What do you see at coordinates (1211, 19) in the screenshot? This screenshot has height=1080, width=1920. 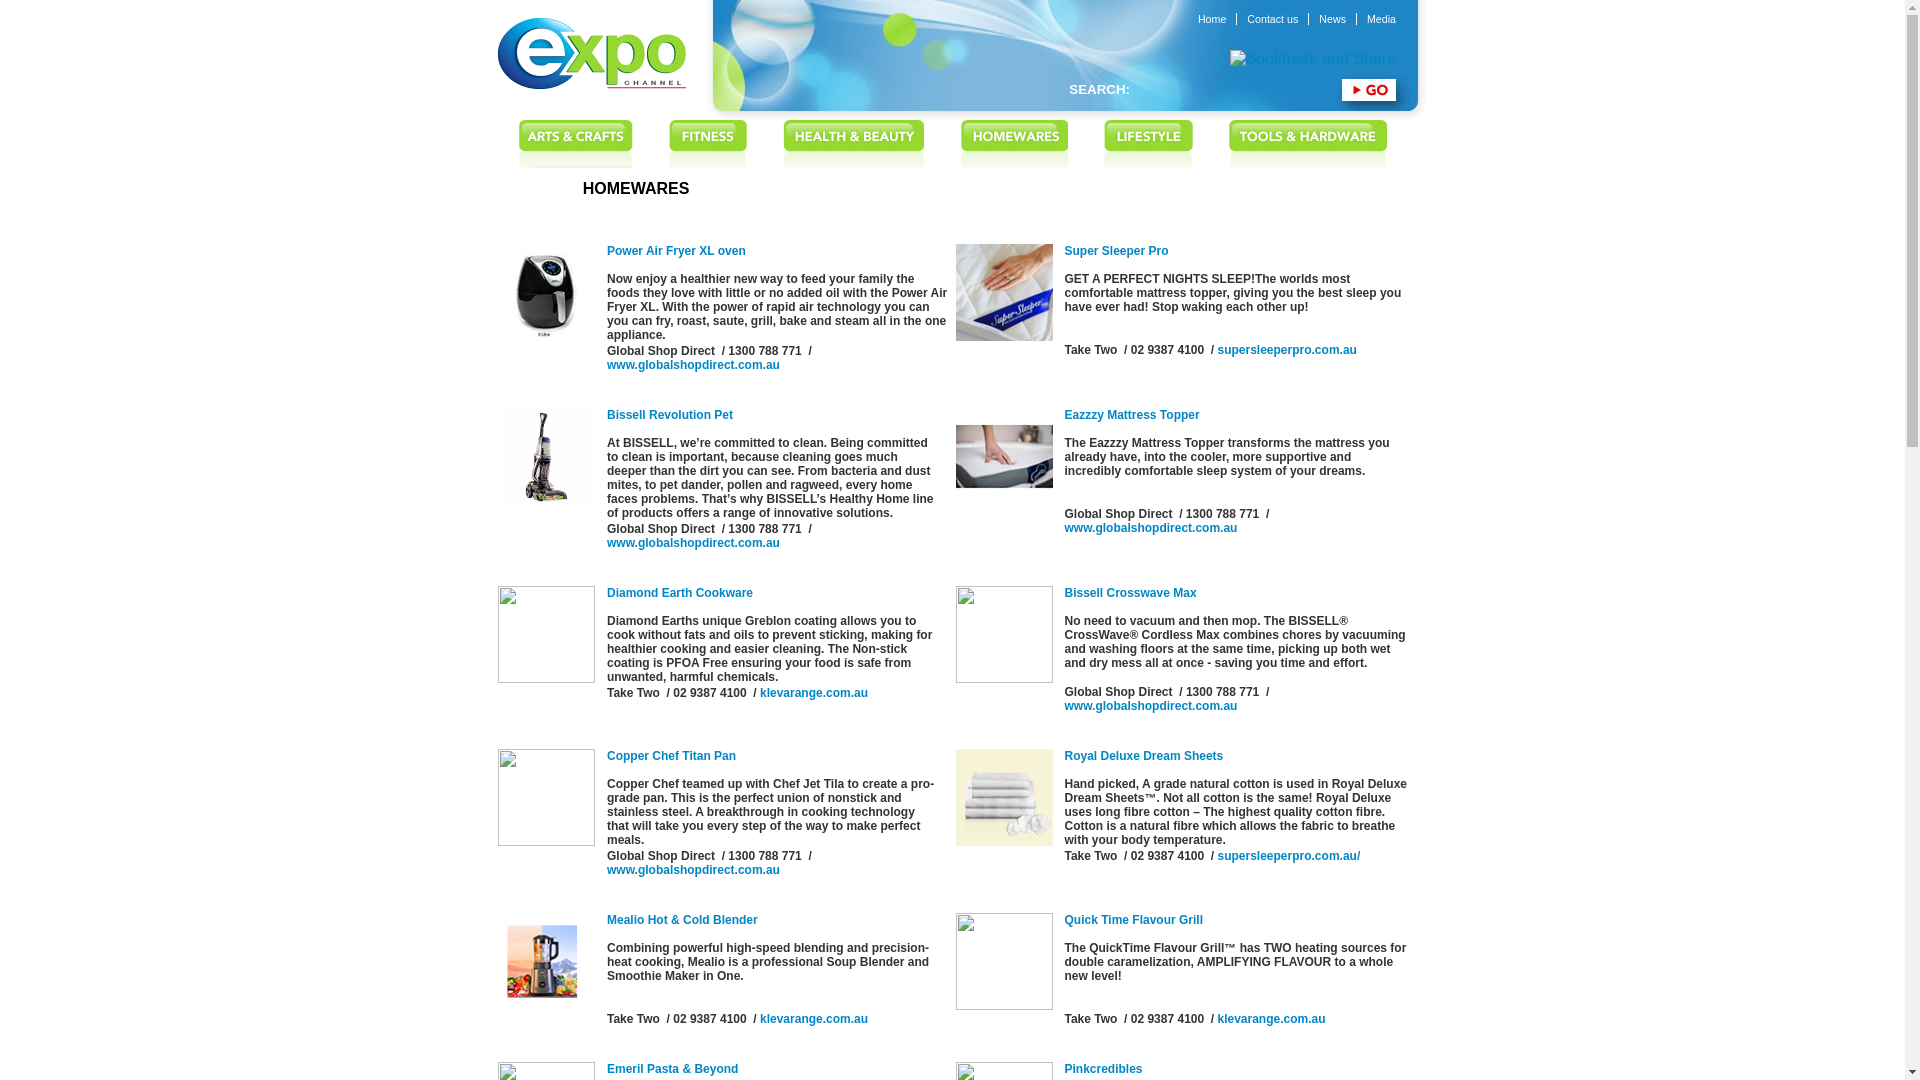 I see `'Home'` at bounding box center [1211, 19].